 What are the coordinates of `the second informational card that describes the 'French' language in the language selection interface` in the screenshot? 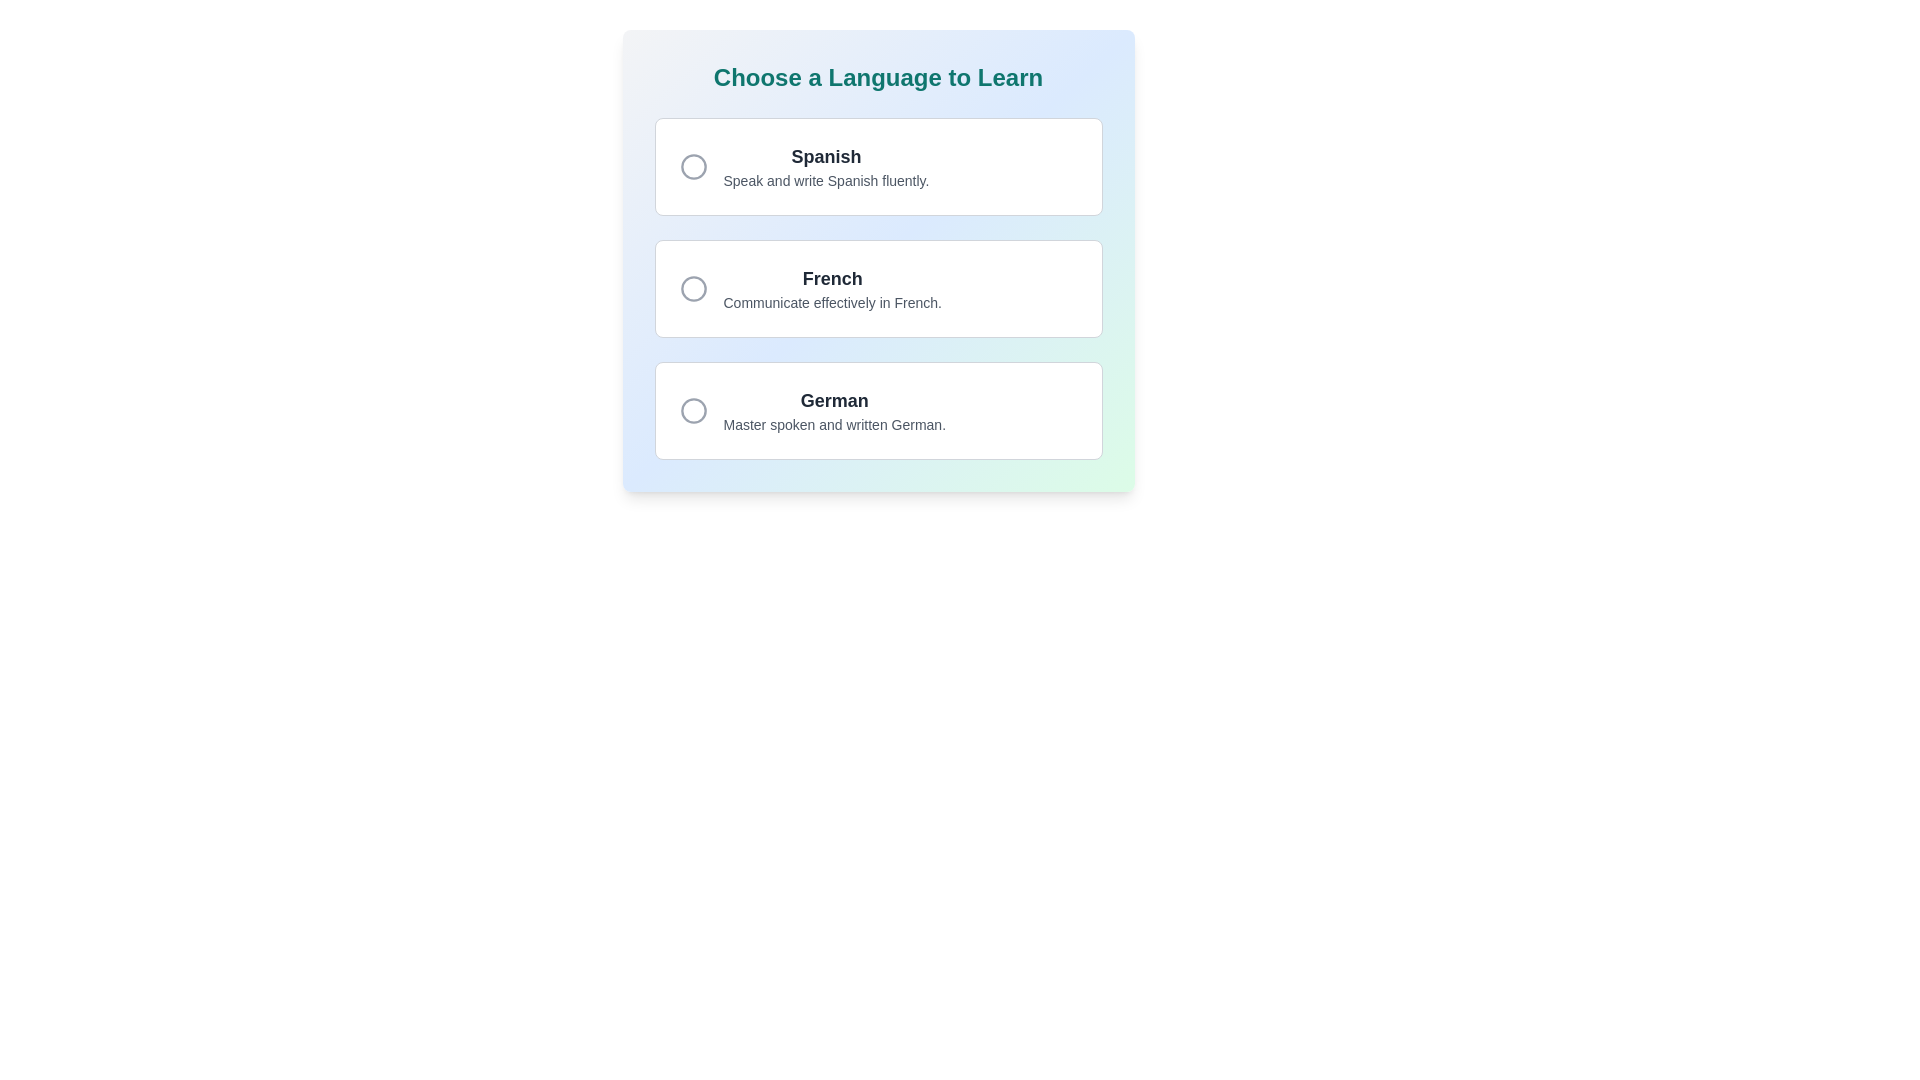 It's located at (878, 260).